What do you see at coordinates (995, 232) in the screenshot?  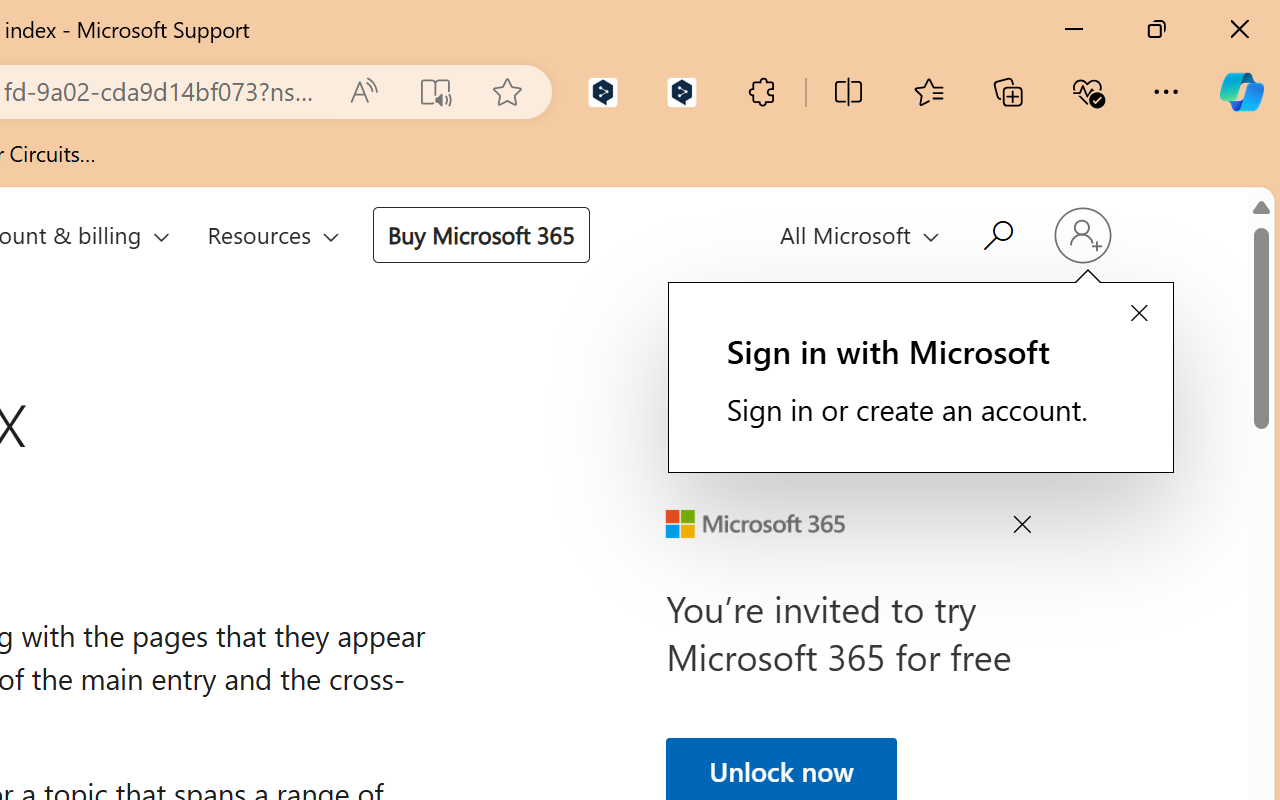 I see `'Search for help'` at bounding box center [995, 232].